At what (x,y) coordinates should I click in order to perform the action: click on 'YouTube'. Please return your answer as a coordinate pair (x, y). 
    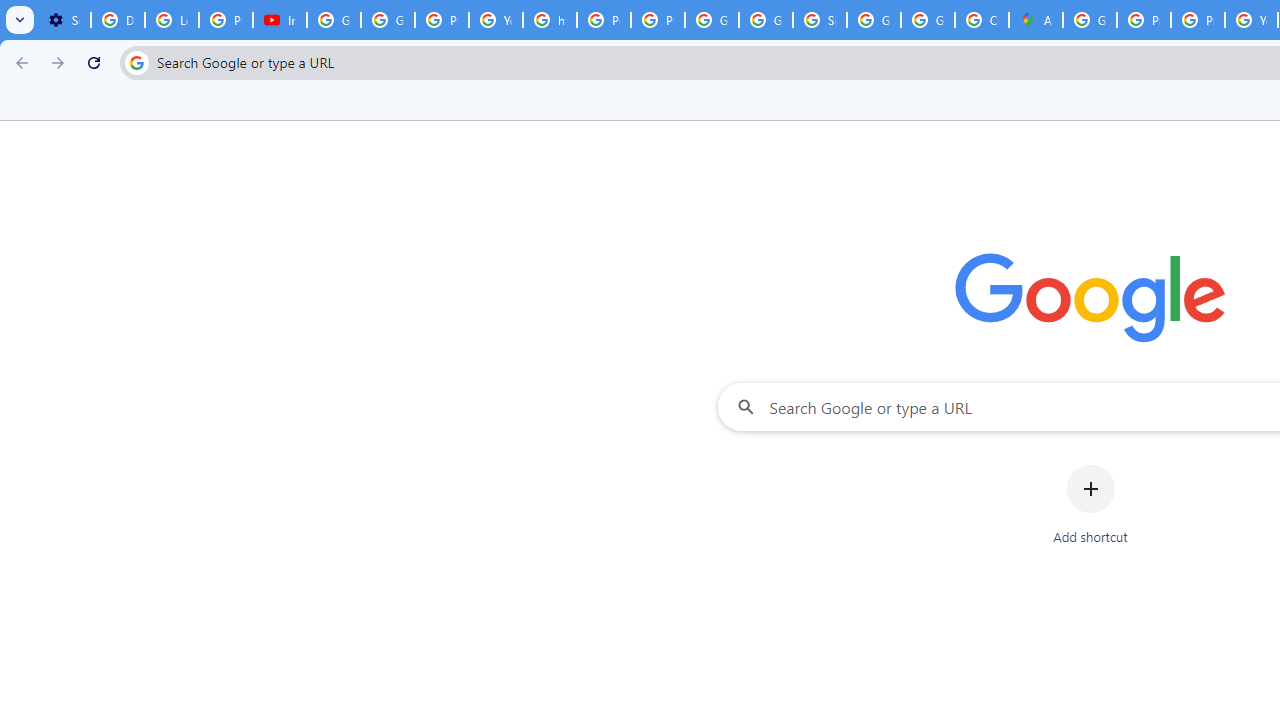
    Looking at the image, I should click on (496, 20).